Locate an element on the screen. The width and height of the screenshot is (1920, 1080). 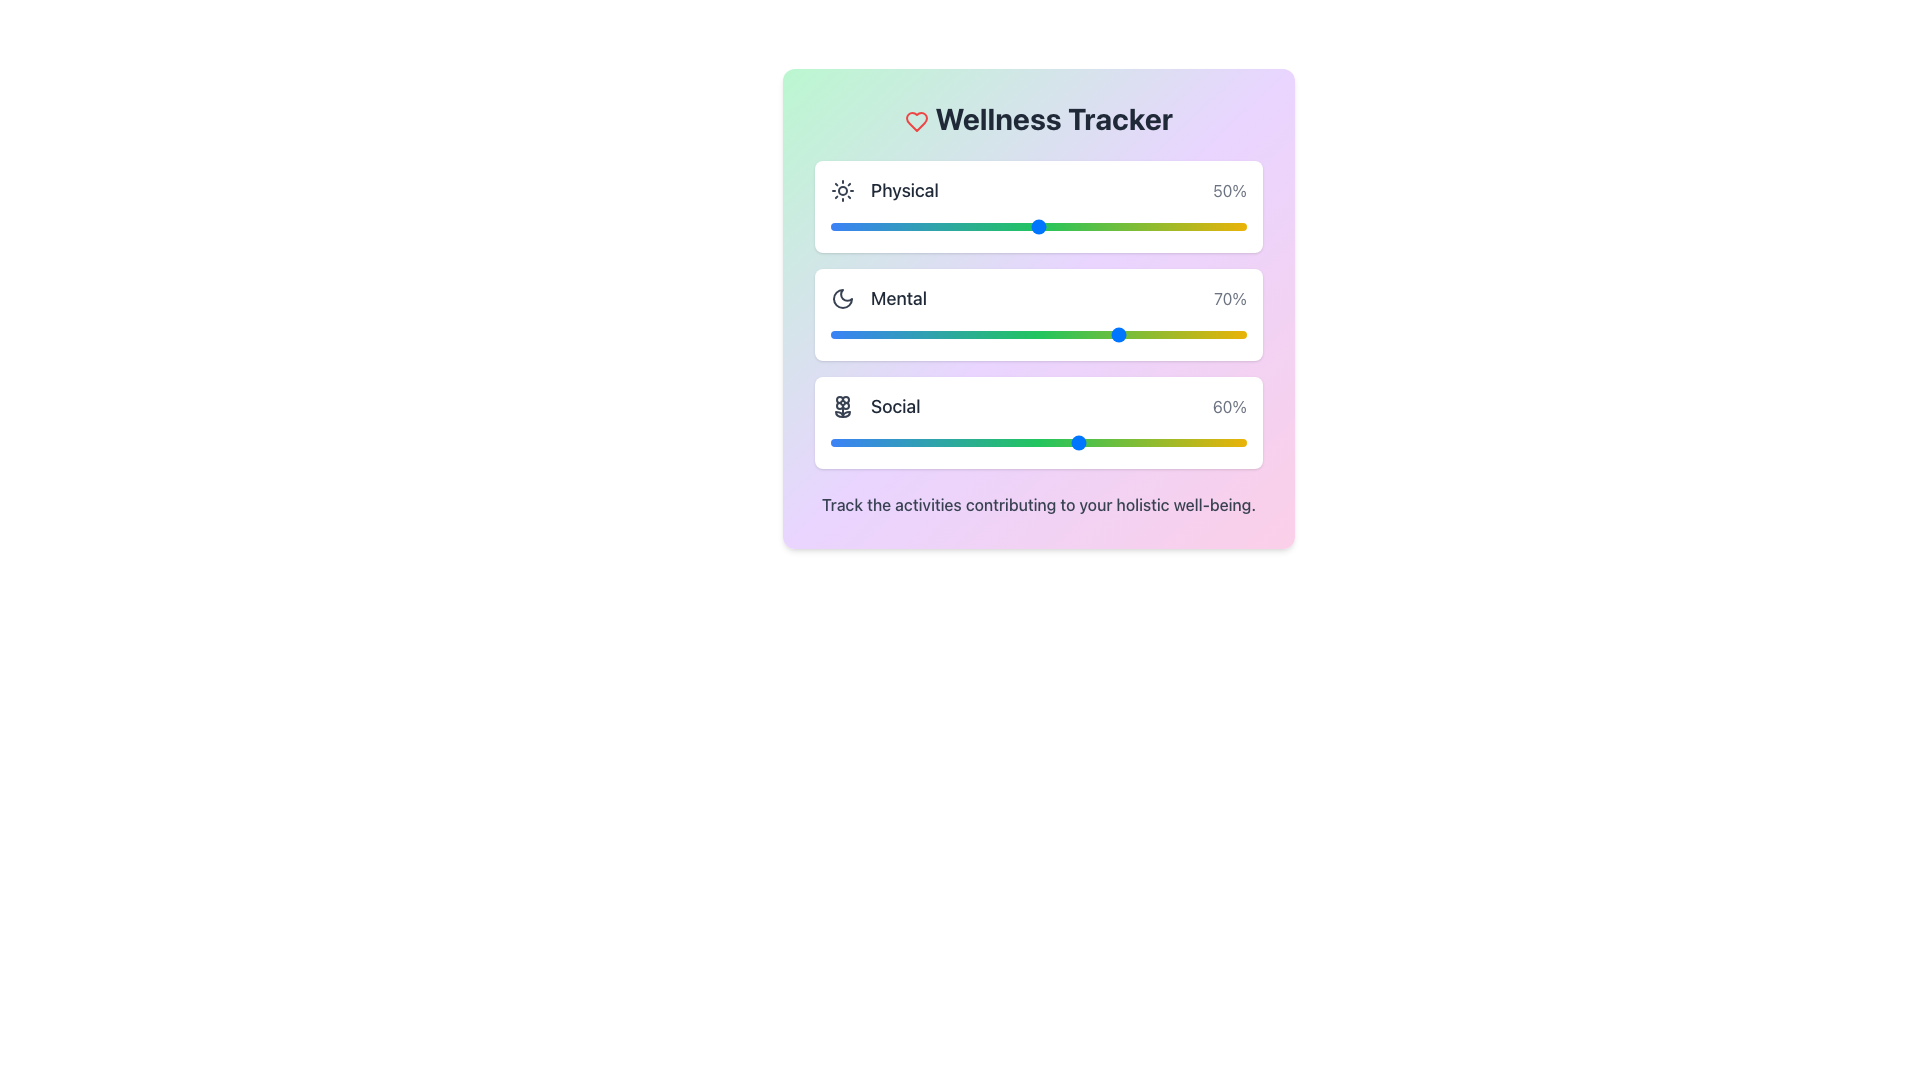
the social well-being percentage is located at coordinates (860, 442).